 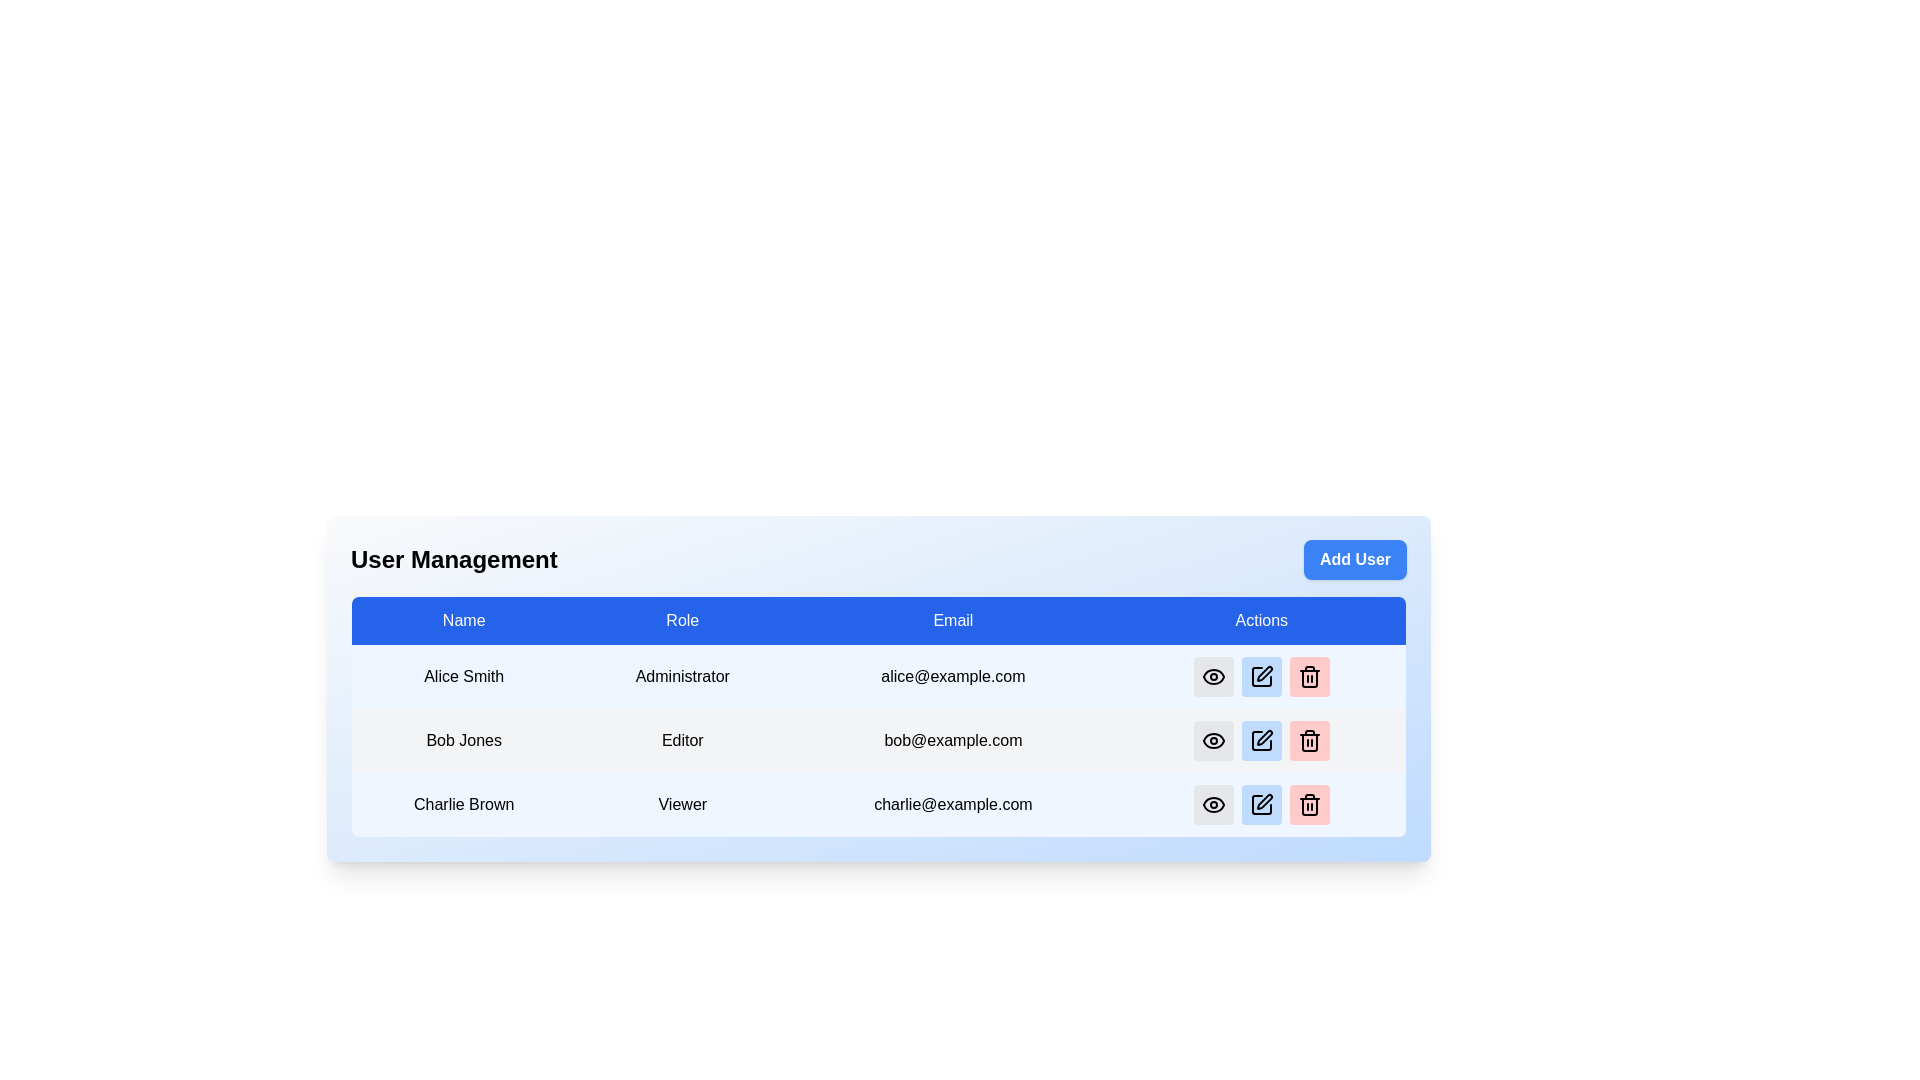 I want to click on the Edit icon in the Action column of the user management table to initiate editing for the corresponding user, so click(x=1260, y=740).